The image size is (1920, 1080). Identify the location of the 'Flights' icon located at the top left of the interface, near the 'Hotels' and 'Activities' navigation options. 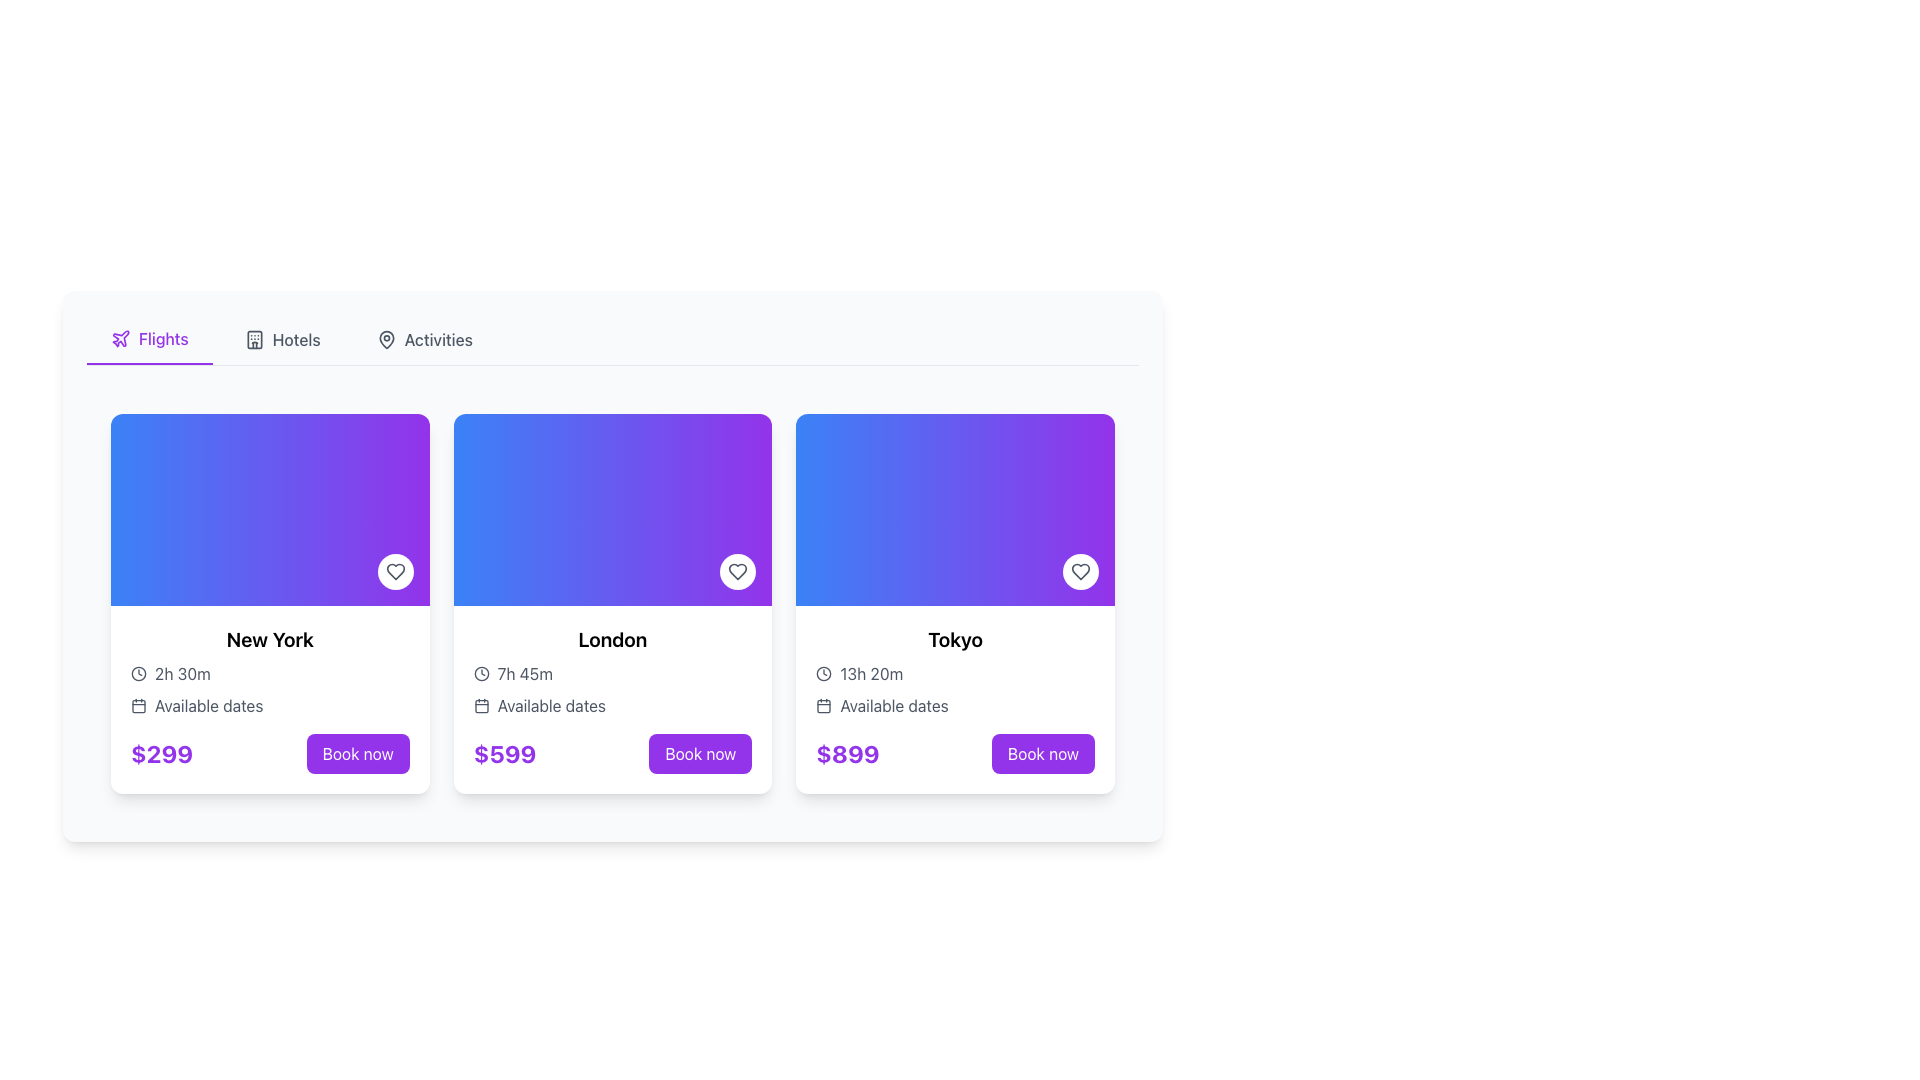
(120, 337).